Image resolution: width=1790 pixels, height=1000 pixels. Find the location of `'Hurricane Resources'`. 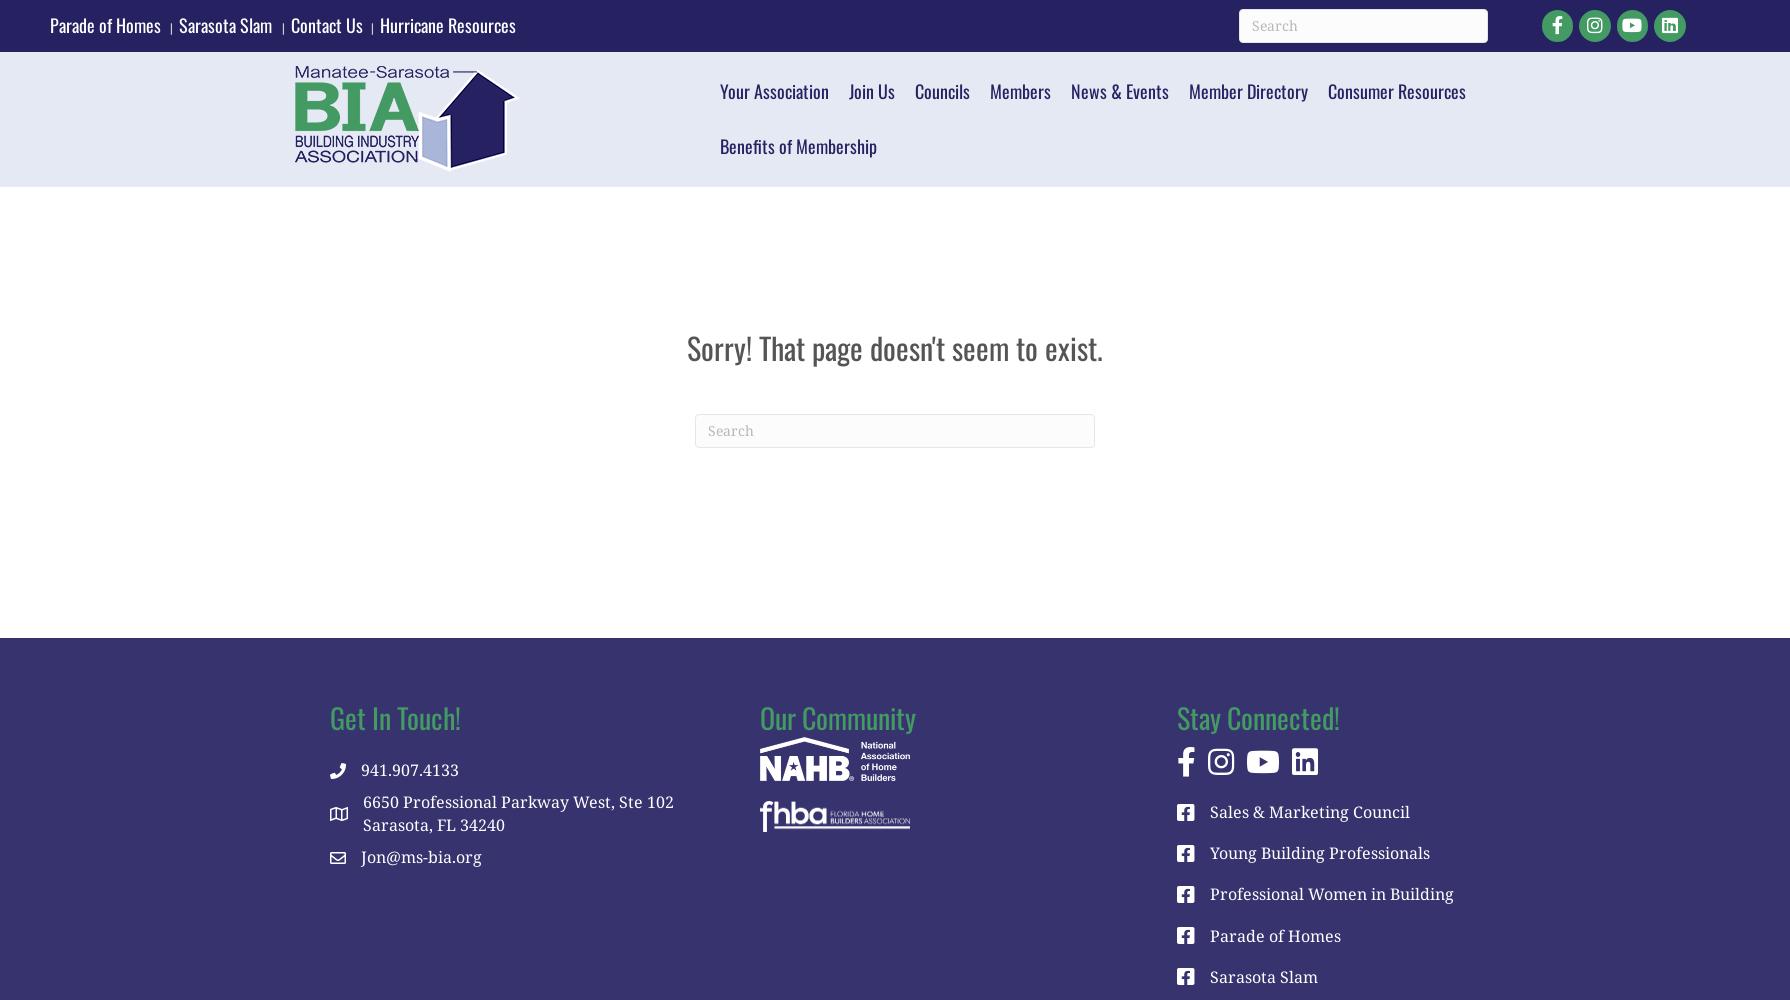

'Hurricane Resources' is located at coordinates (449, 25).